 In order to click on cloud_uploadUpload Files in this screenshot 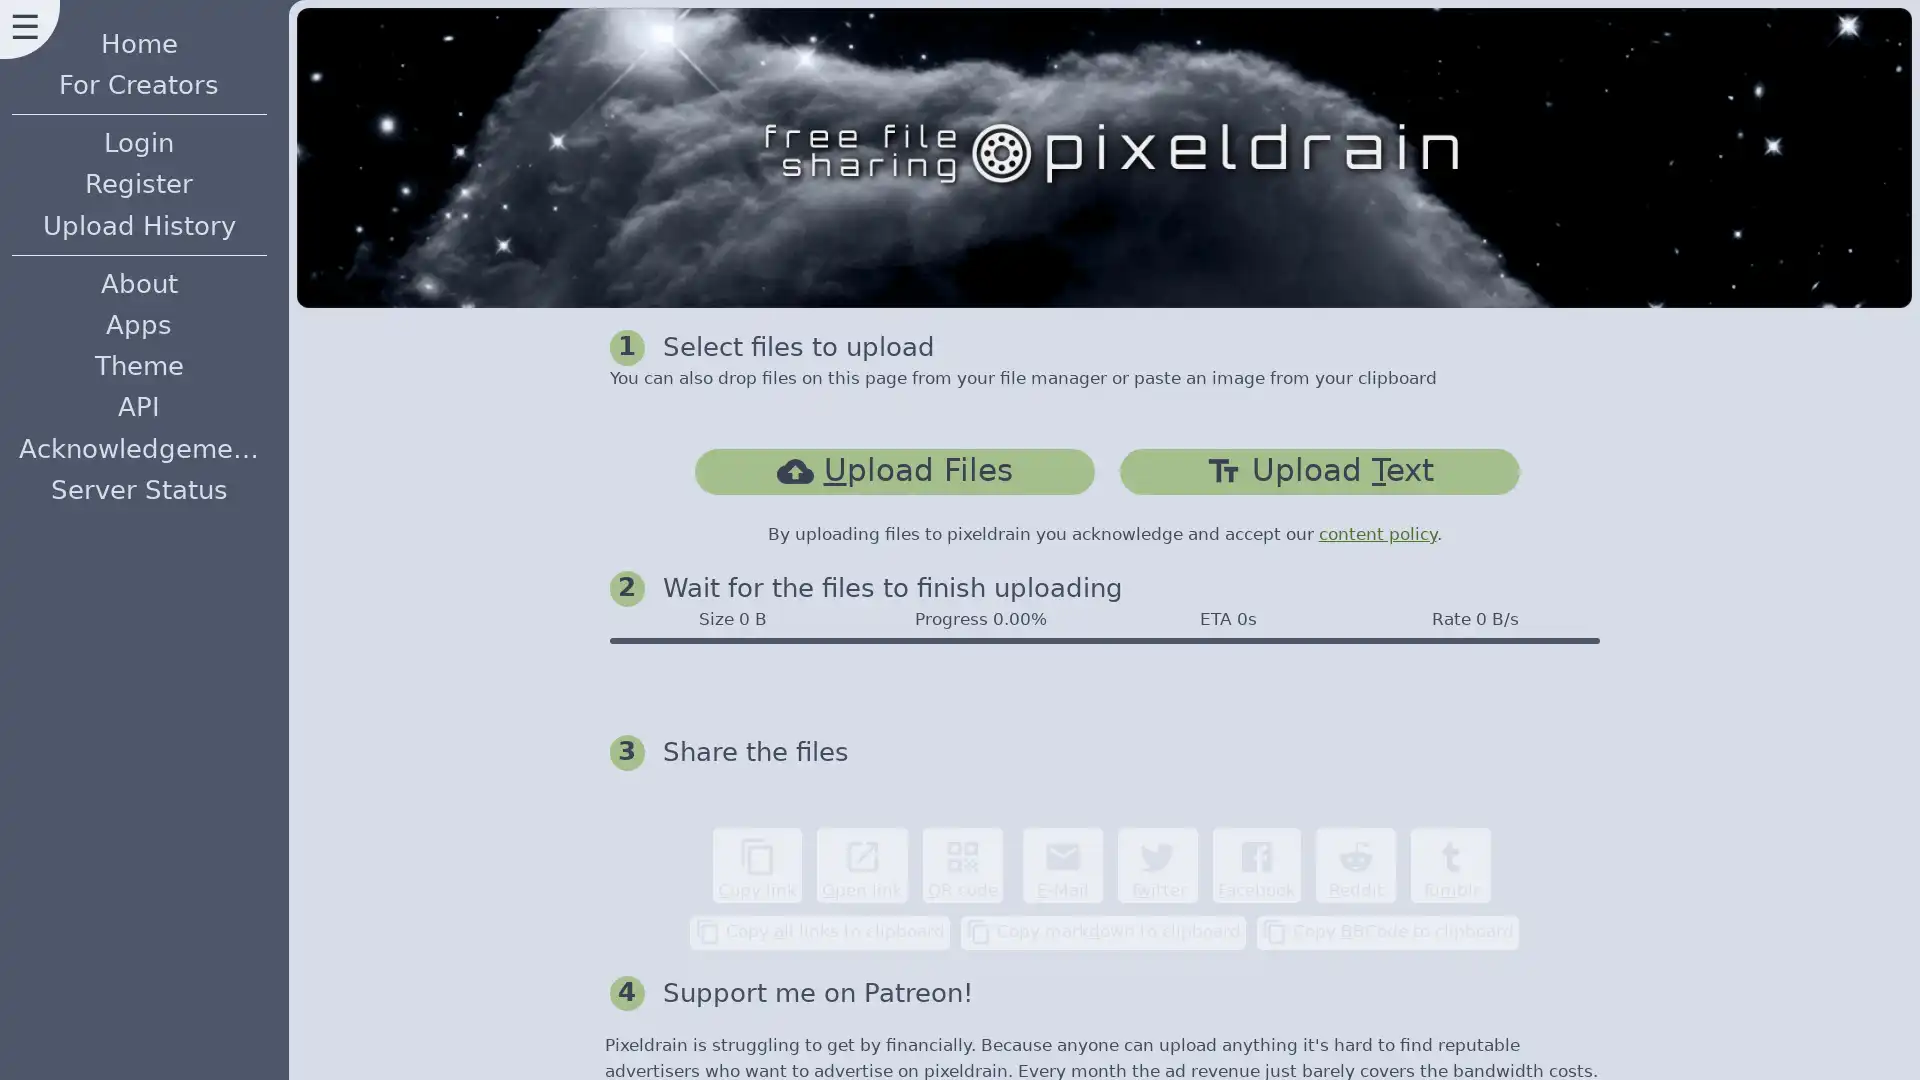, I will do `click(892, 471)`.